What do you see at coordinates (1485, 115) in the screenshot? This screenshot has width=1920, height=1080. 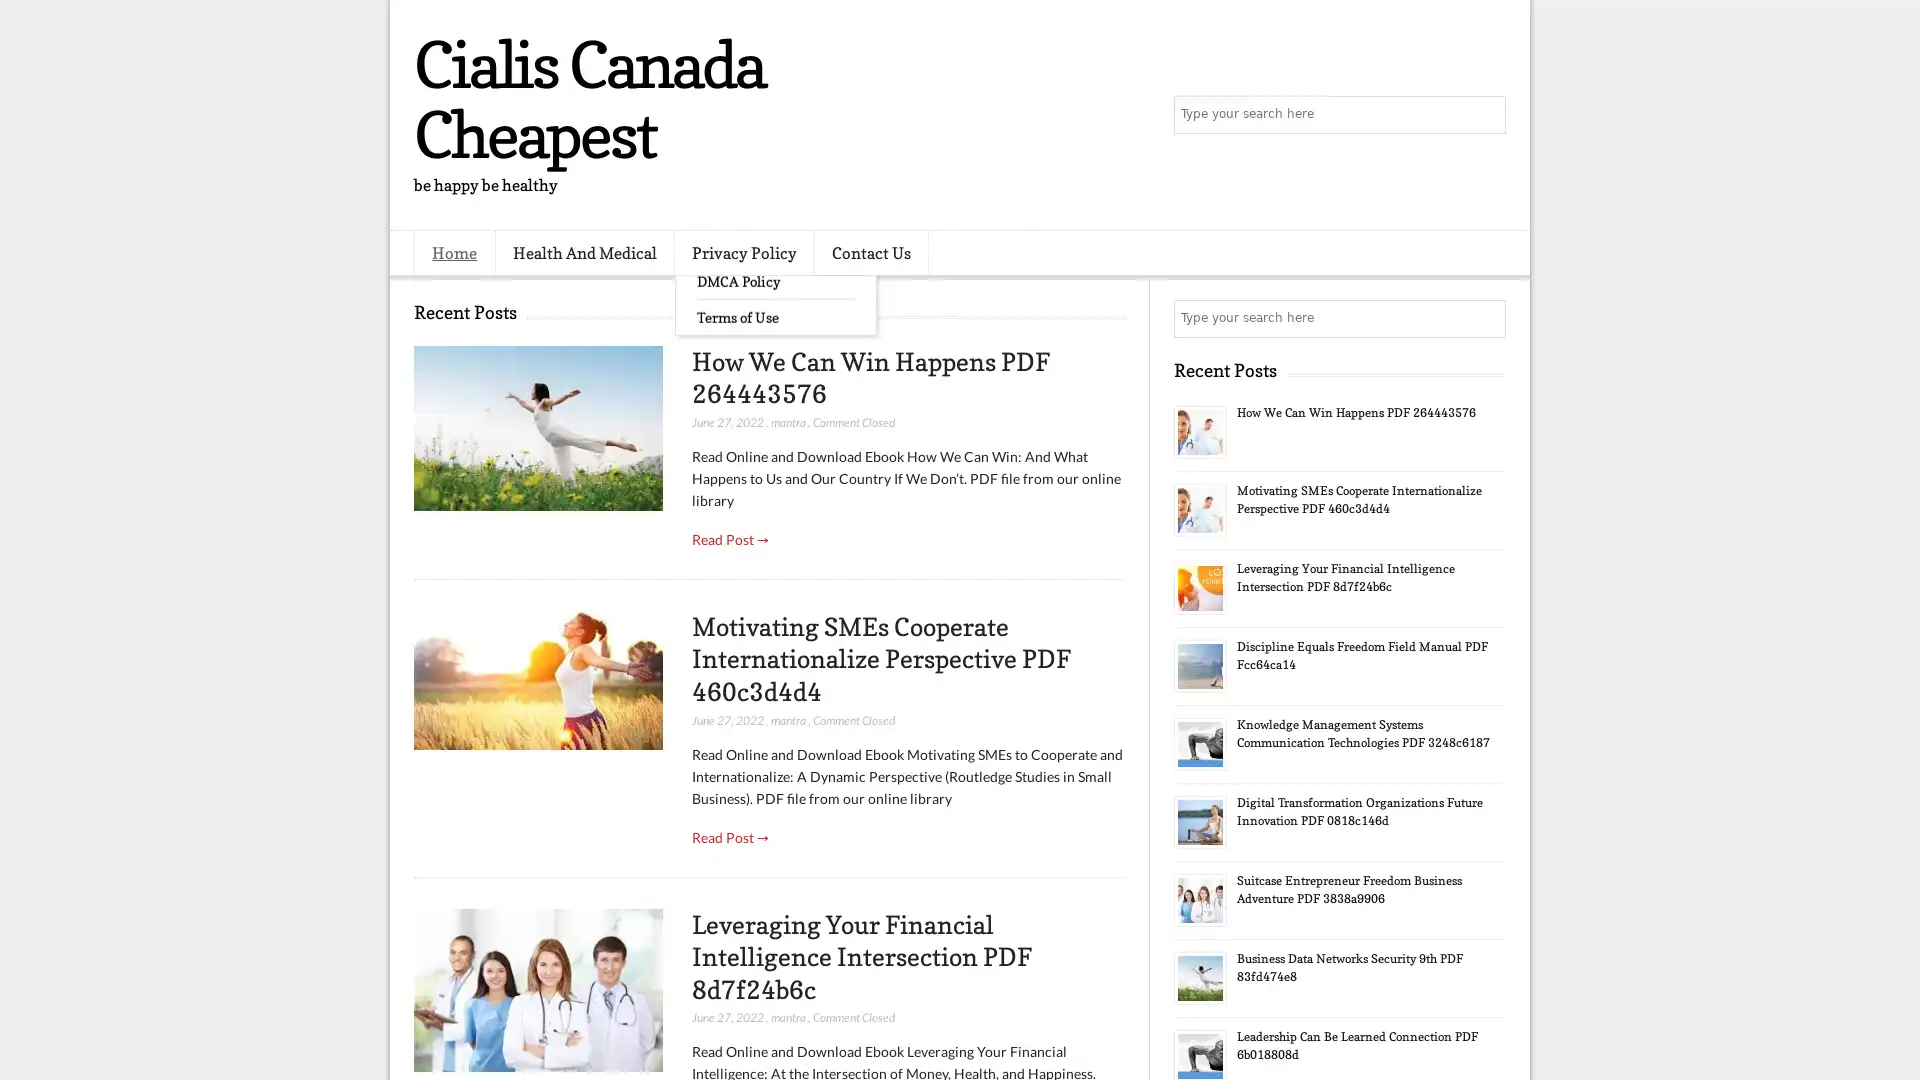 I see `Search` at bounding box center [1485, 115].